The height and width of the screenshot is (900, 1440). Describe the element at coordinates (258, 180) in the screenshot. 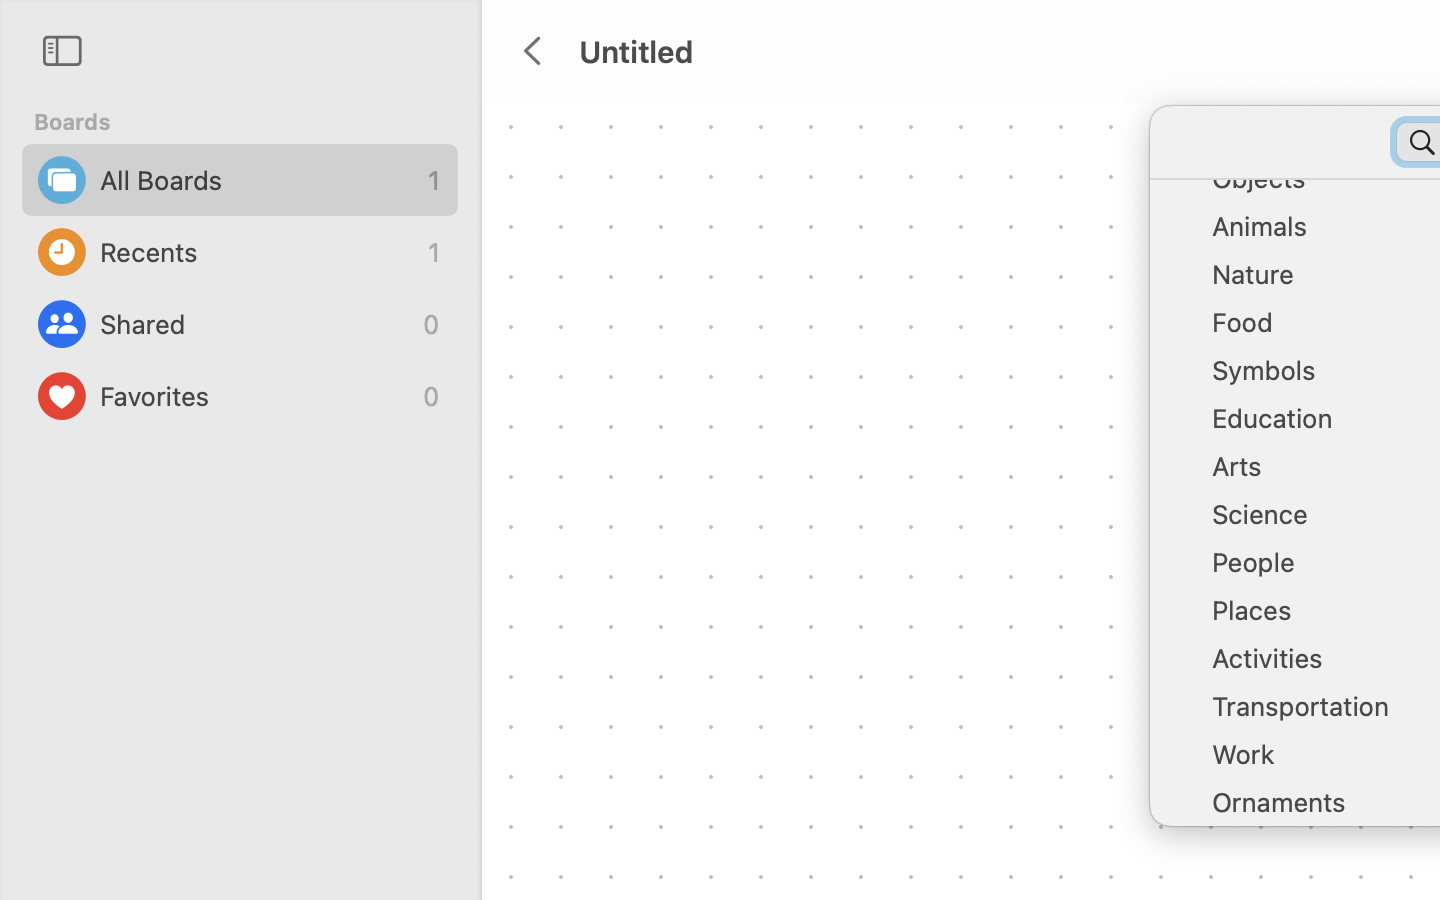

I see `'All Boards'` at that location.